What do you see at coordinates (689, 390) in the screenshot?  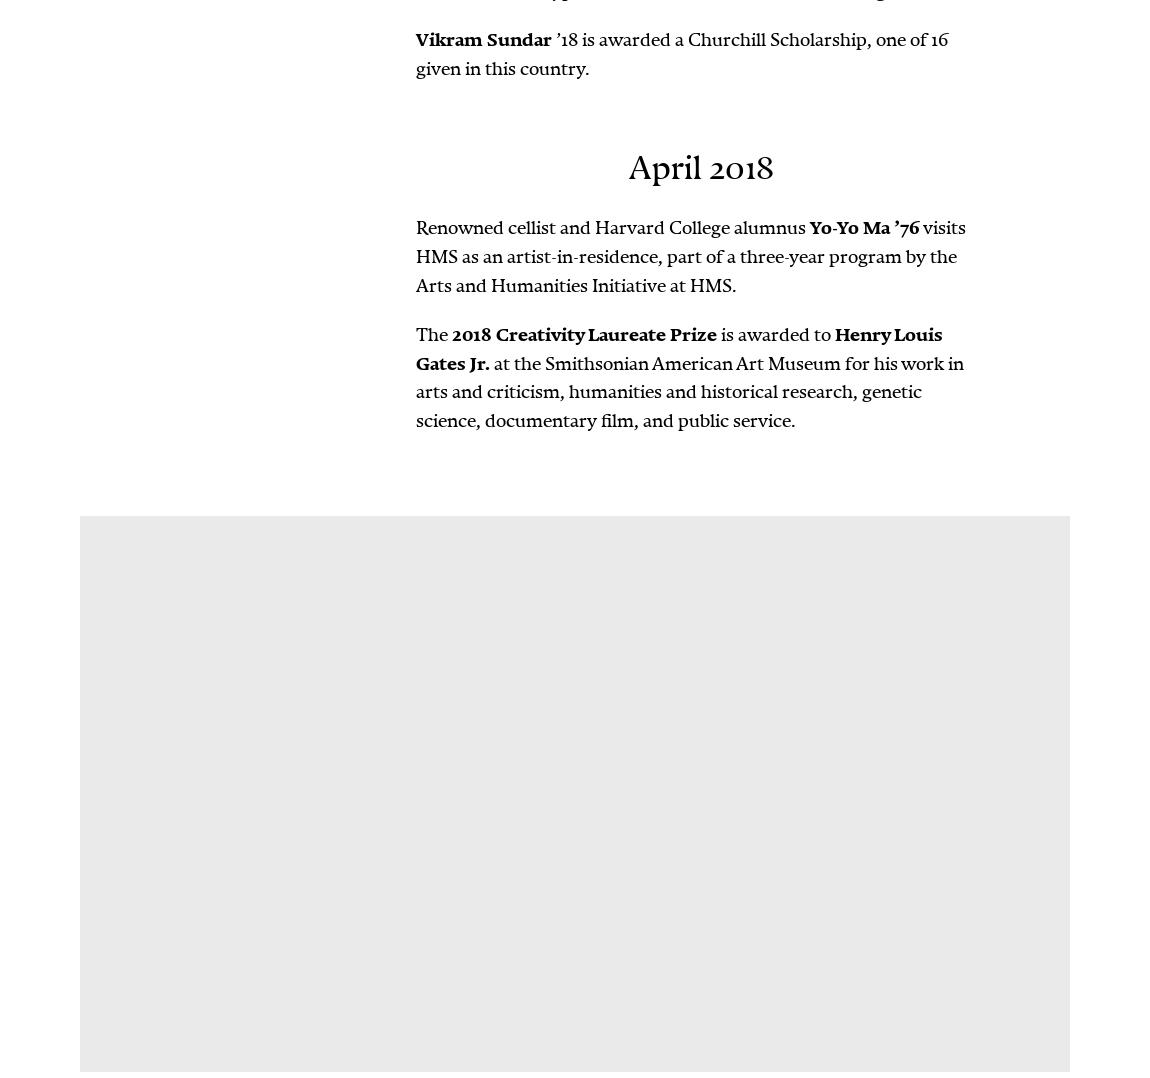 I see `'at the Smithsonian American Art Museum for his work in arts and criticism, humanities and historical research, genetic science, documentary film, and public service.'` at bounding box center [689, 390].